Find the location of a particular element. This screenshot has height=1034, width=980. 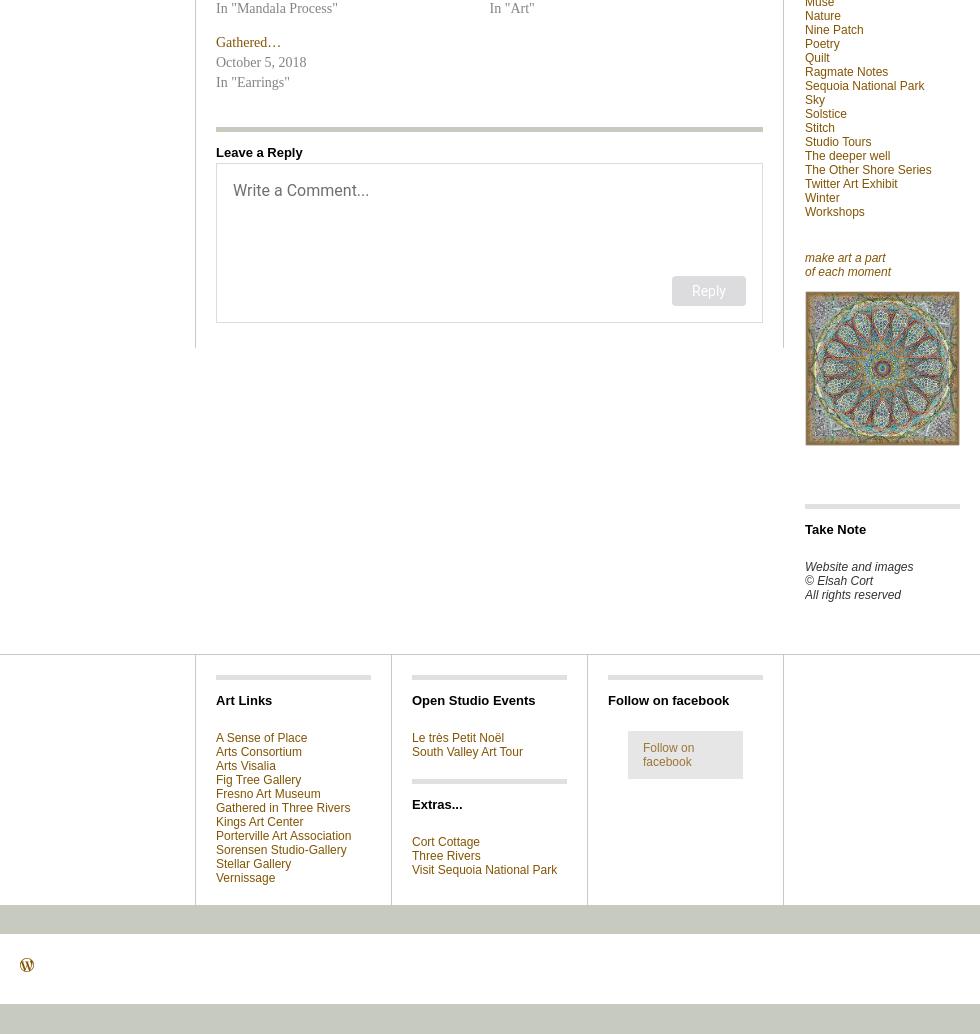

'Cort Cottage' is located at coordinates (445, 840).